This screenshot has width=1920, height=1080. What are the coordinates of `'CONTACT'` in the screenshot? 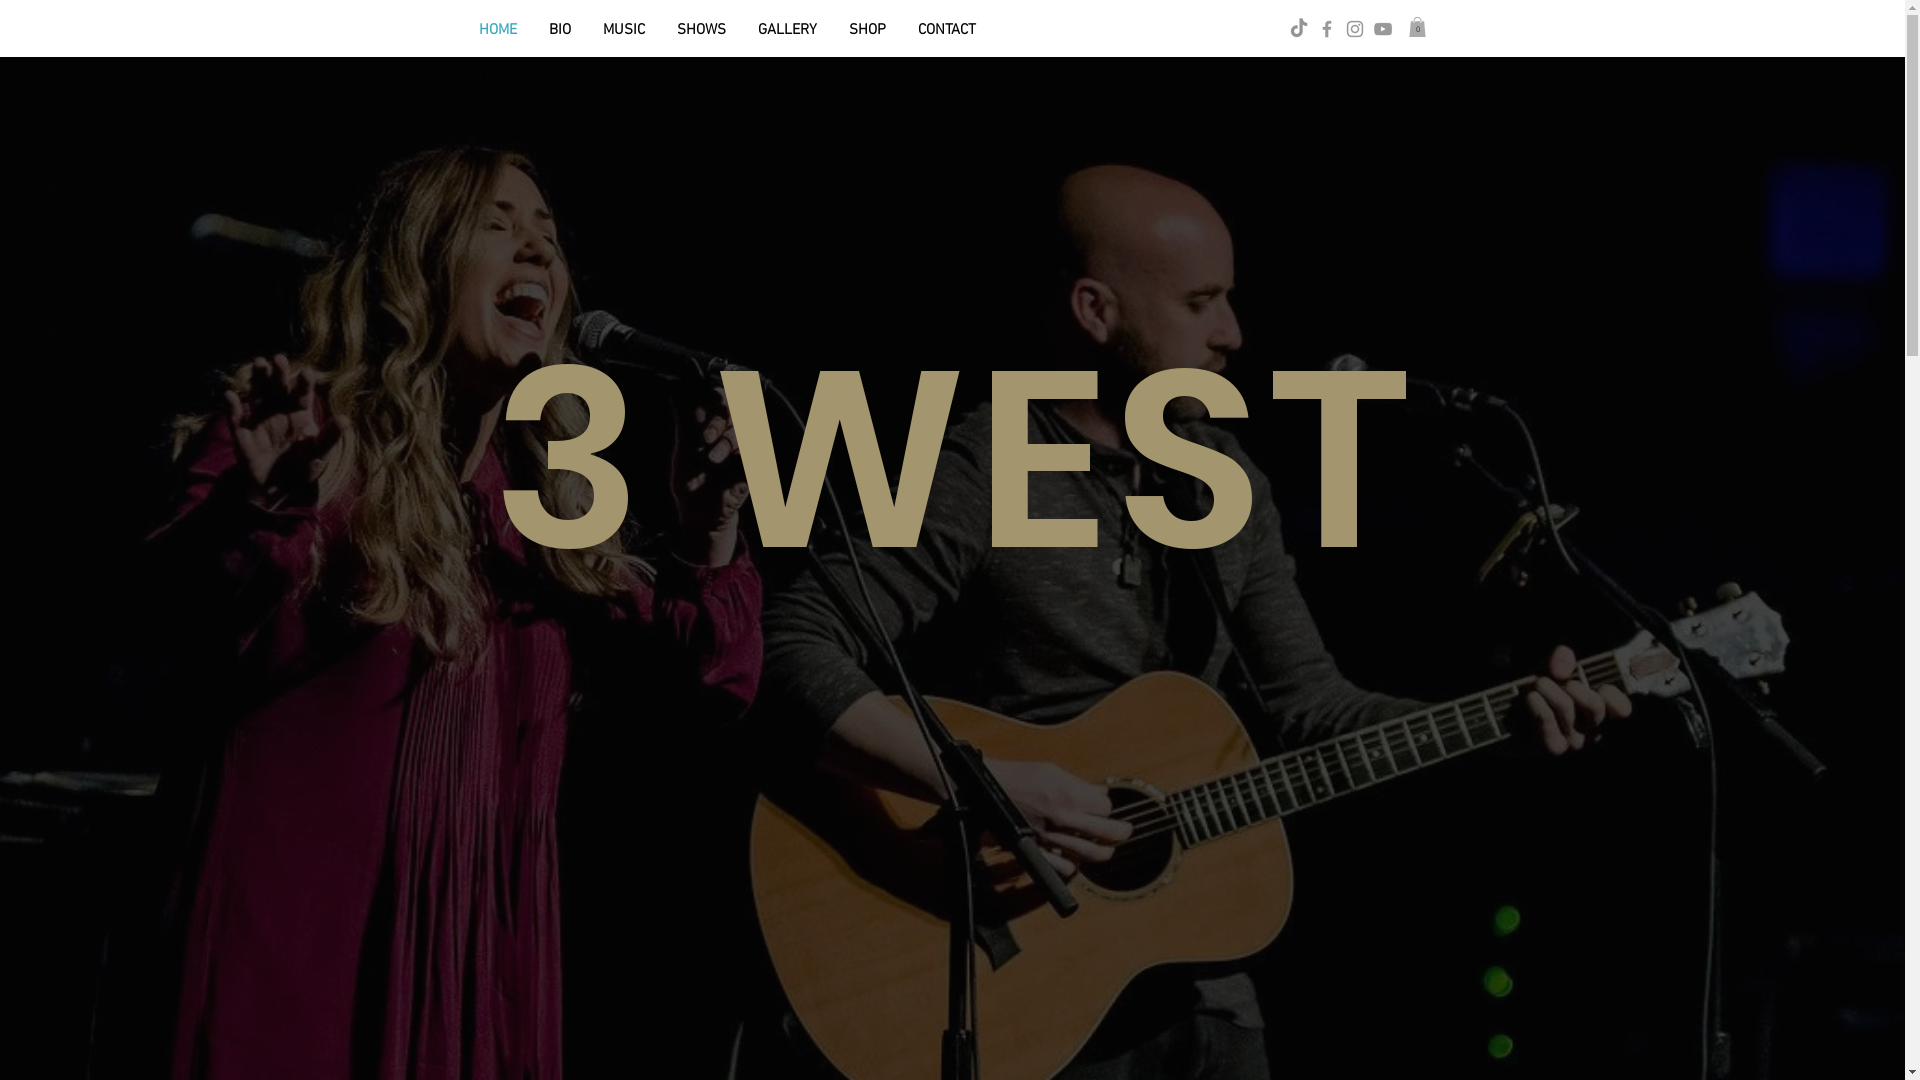 It's located at (901, 30).